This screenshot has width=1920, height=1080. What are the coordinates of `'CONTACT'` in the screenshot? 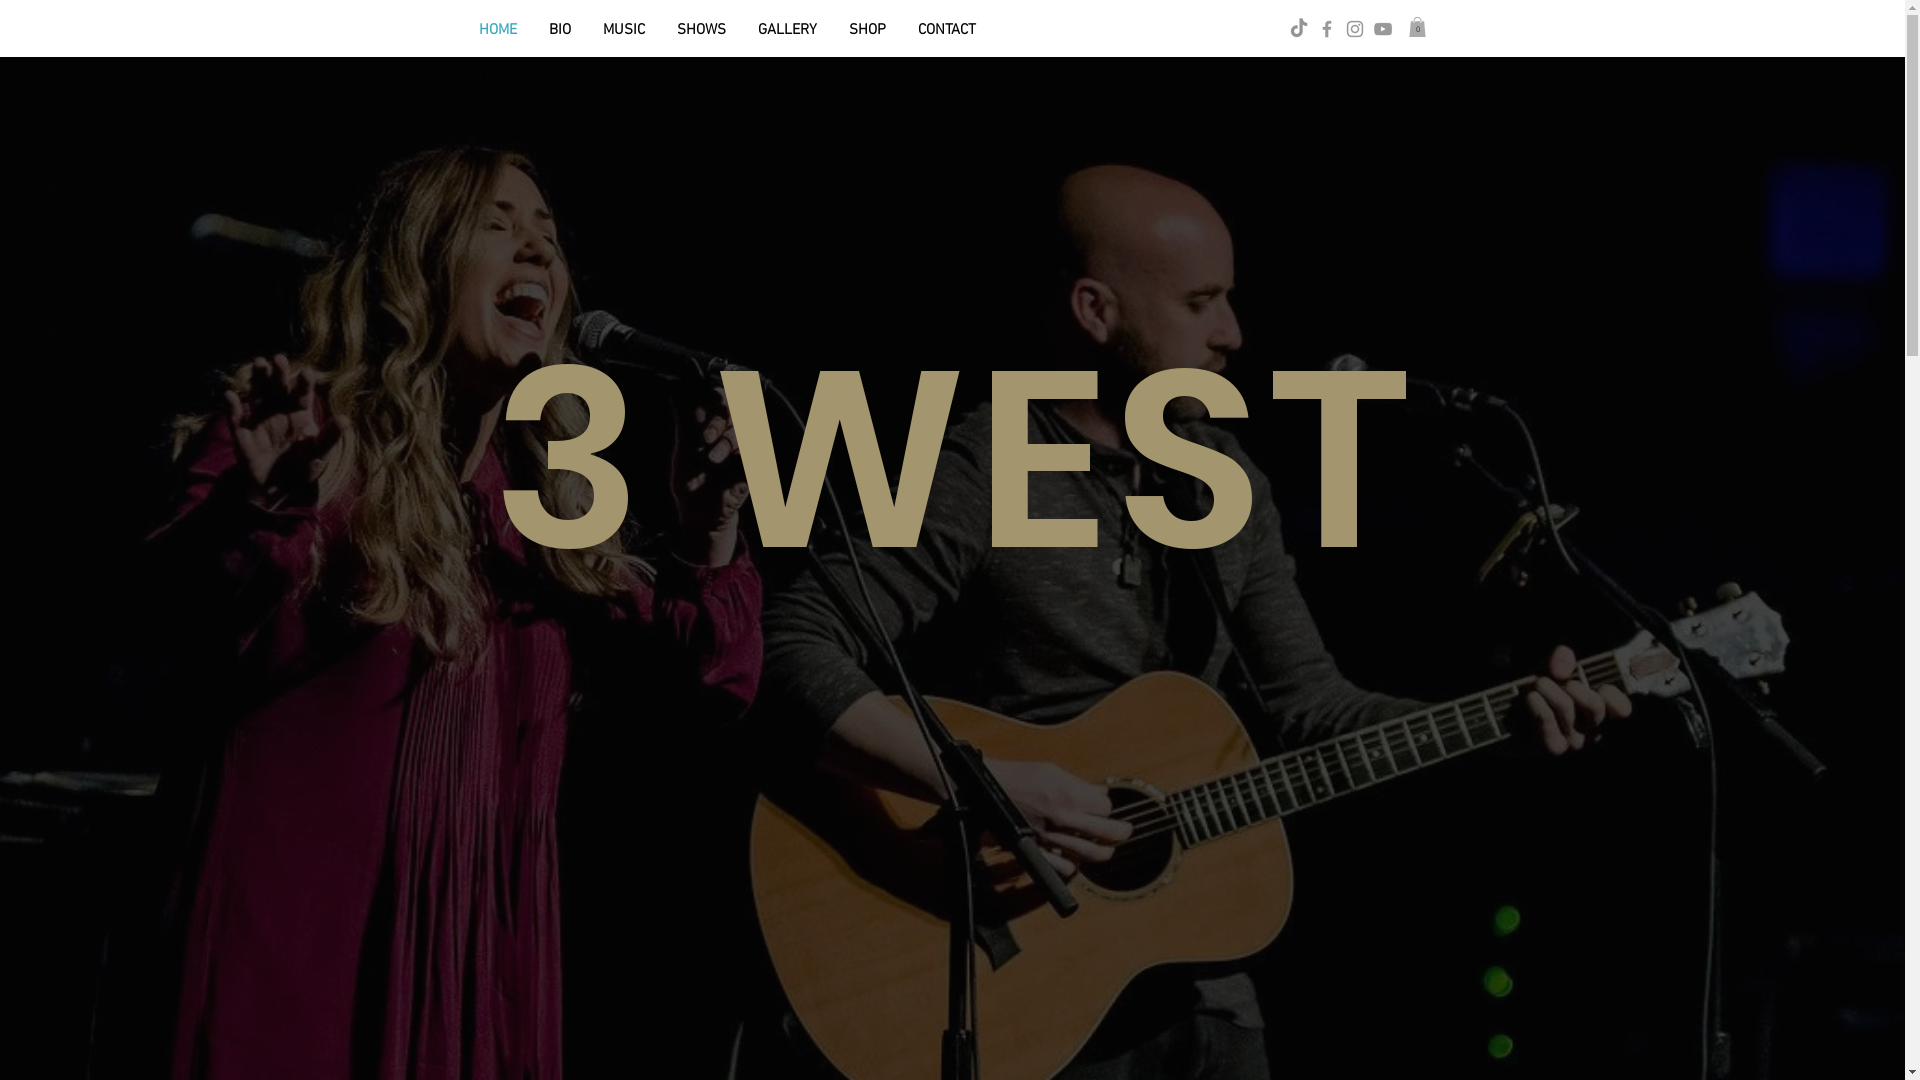 It's located at (901, 30).